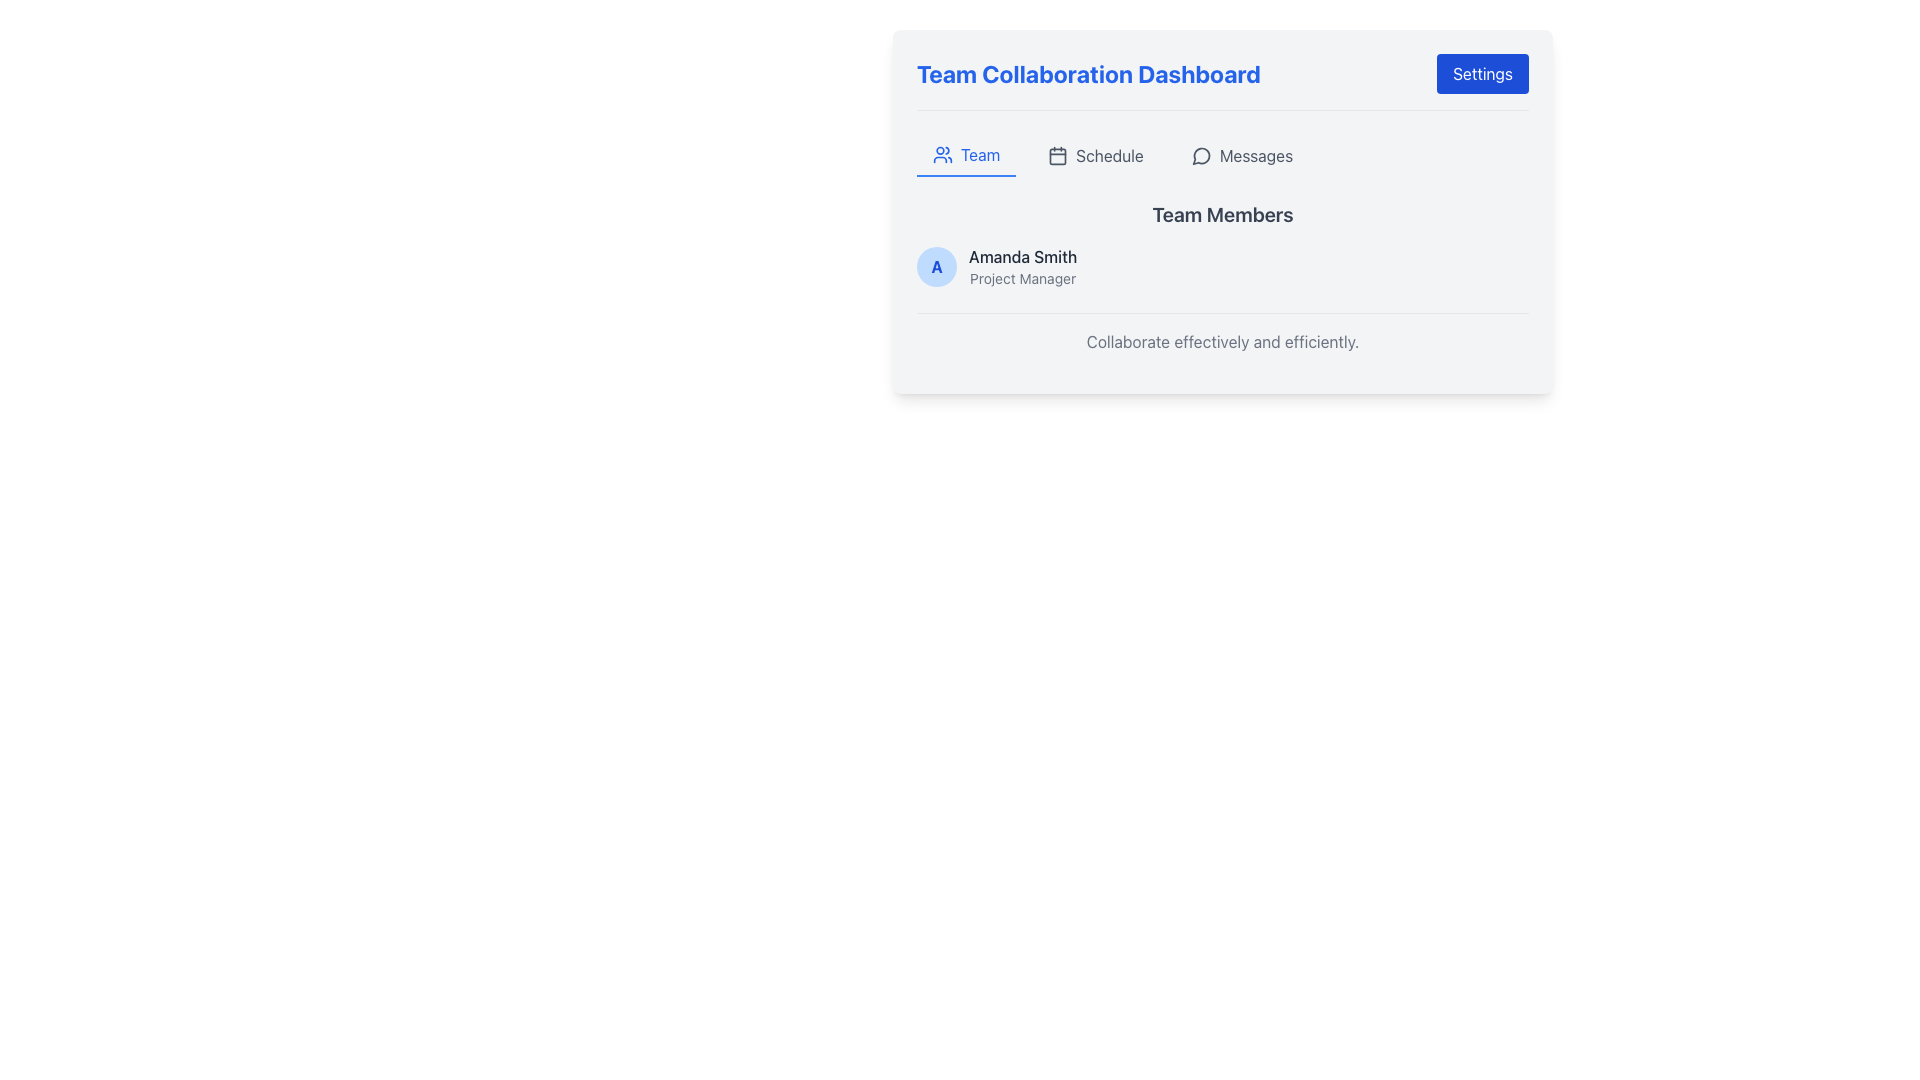  Describe the element at coordinates (1108, 154) in the screenshot. I see `the 'Schedule' text label, which is styled in gray sans-serif font and is part of the horizontal navigation bar adjacent to a calendar icon` at that location.